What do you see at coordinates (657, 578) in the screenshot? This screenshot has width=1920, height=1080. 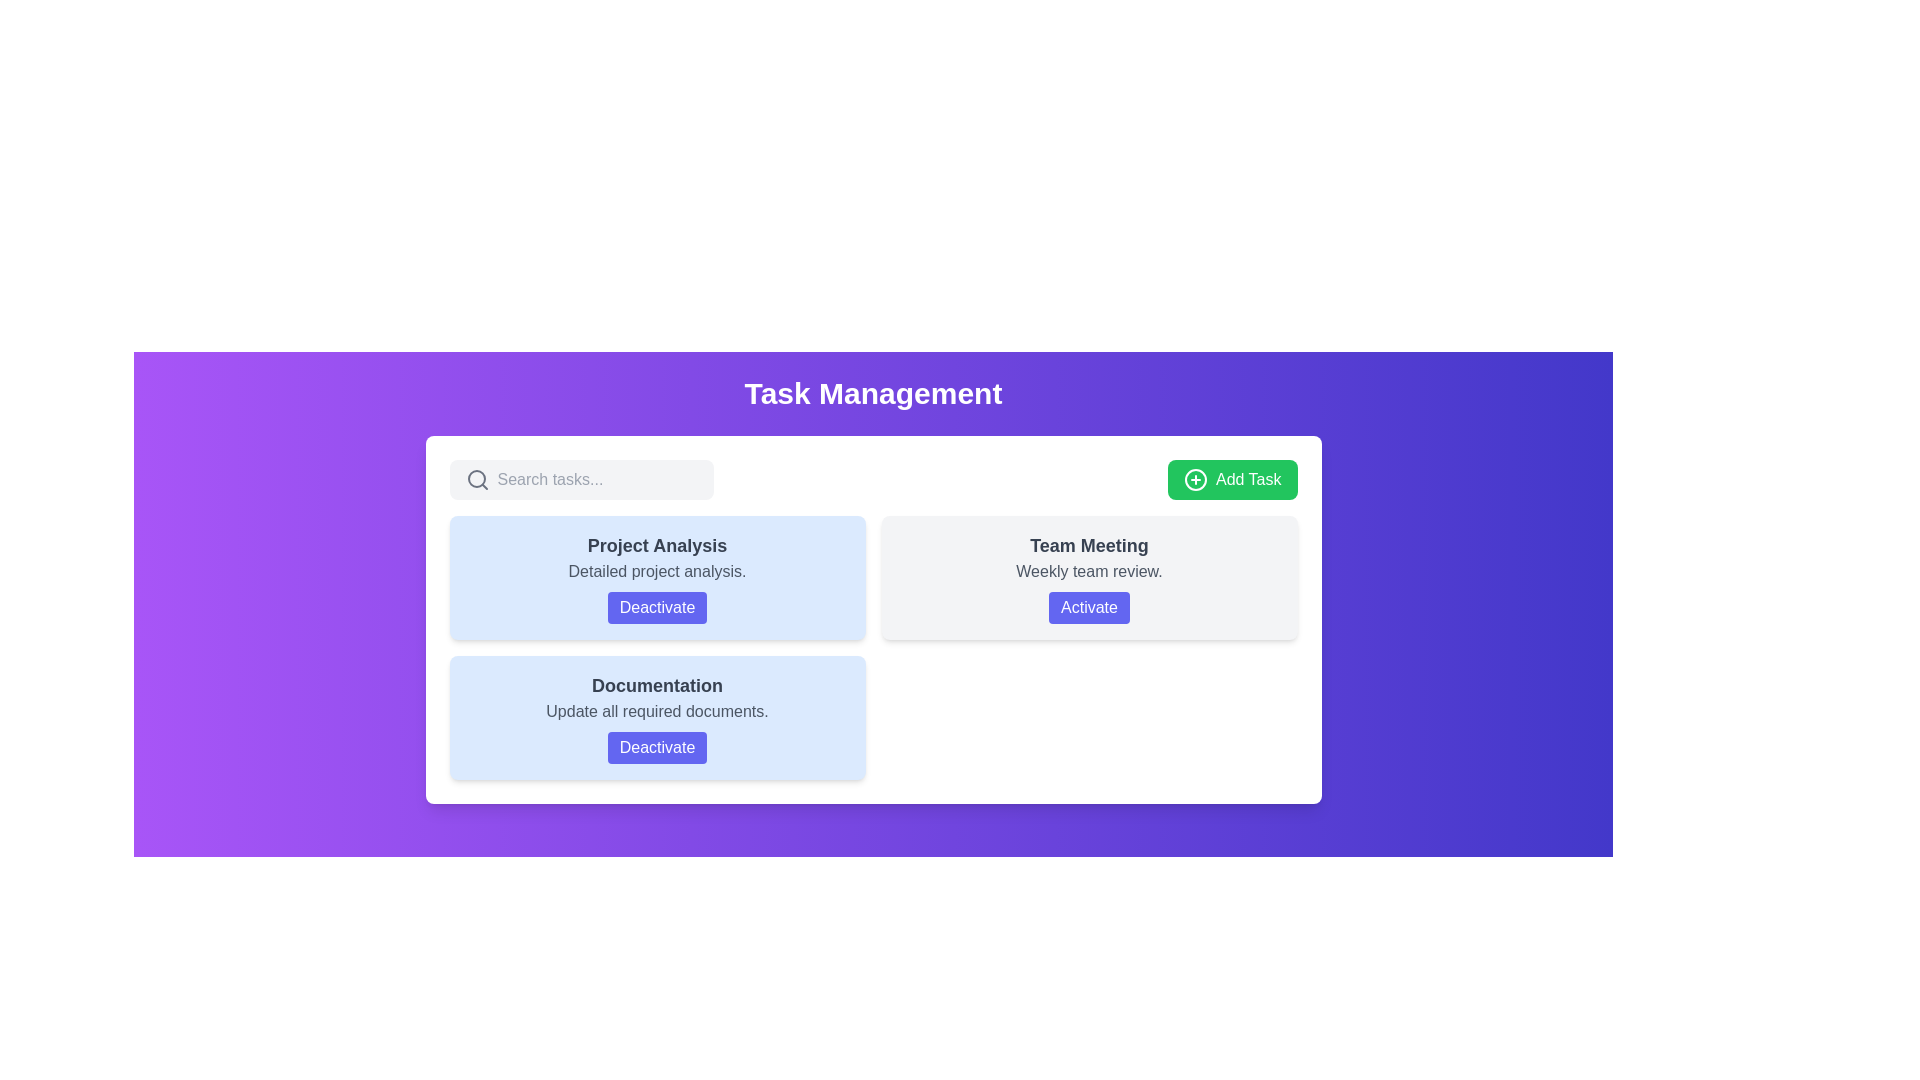 I see `the button on the 'Project Analysis' task card located in the top-left corner of the grid layout` at bounding box center [657, 578].